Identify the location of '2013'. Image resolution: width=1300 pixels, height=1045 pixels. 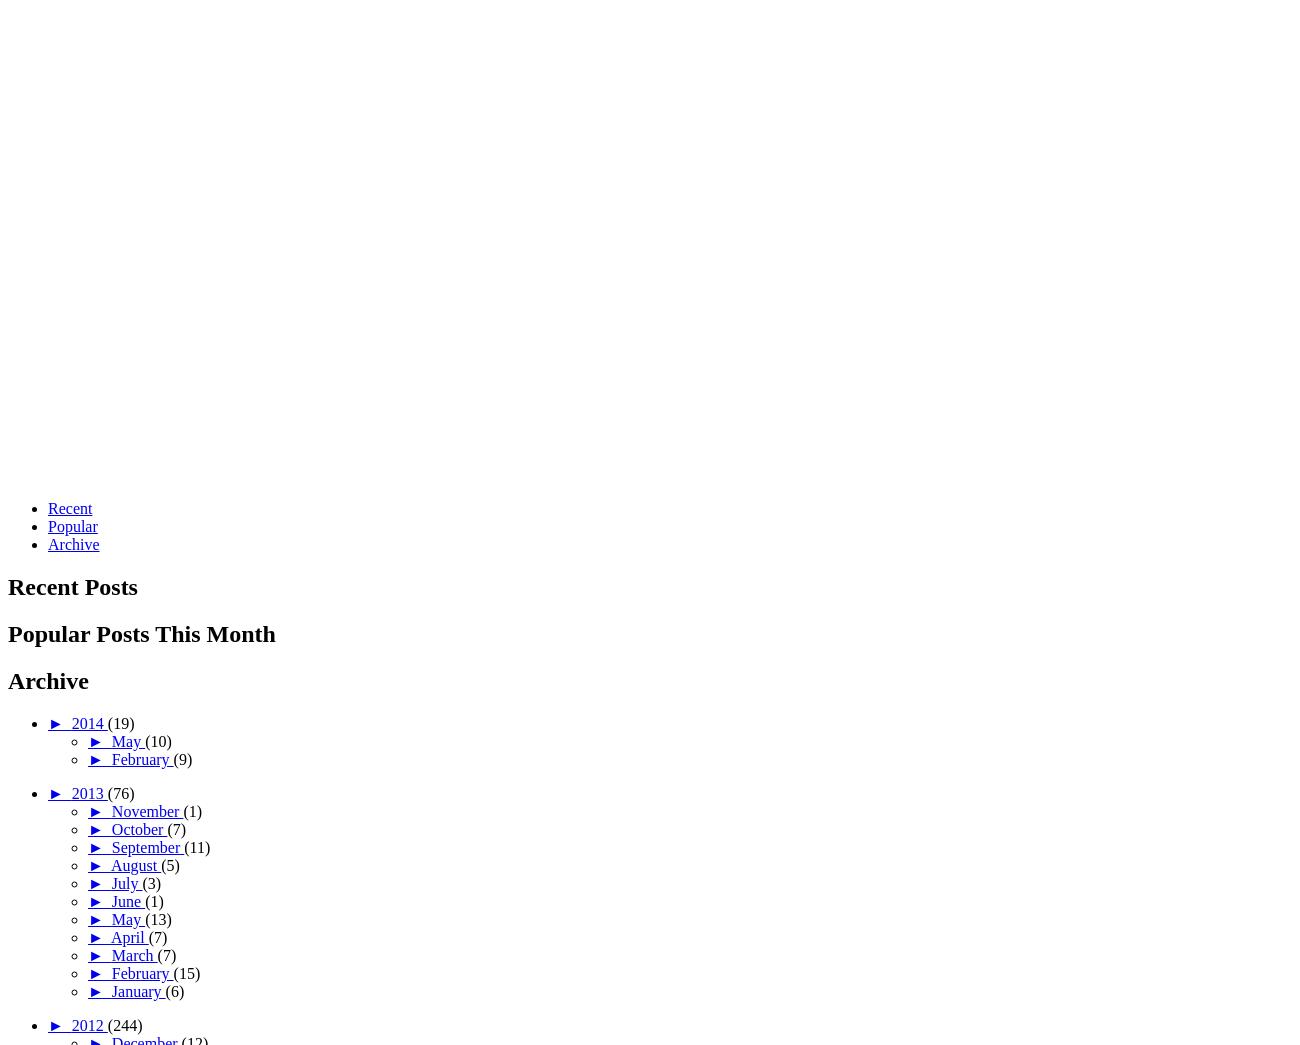
(89, 792).